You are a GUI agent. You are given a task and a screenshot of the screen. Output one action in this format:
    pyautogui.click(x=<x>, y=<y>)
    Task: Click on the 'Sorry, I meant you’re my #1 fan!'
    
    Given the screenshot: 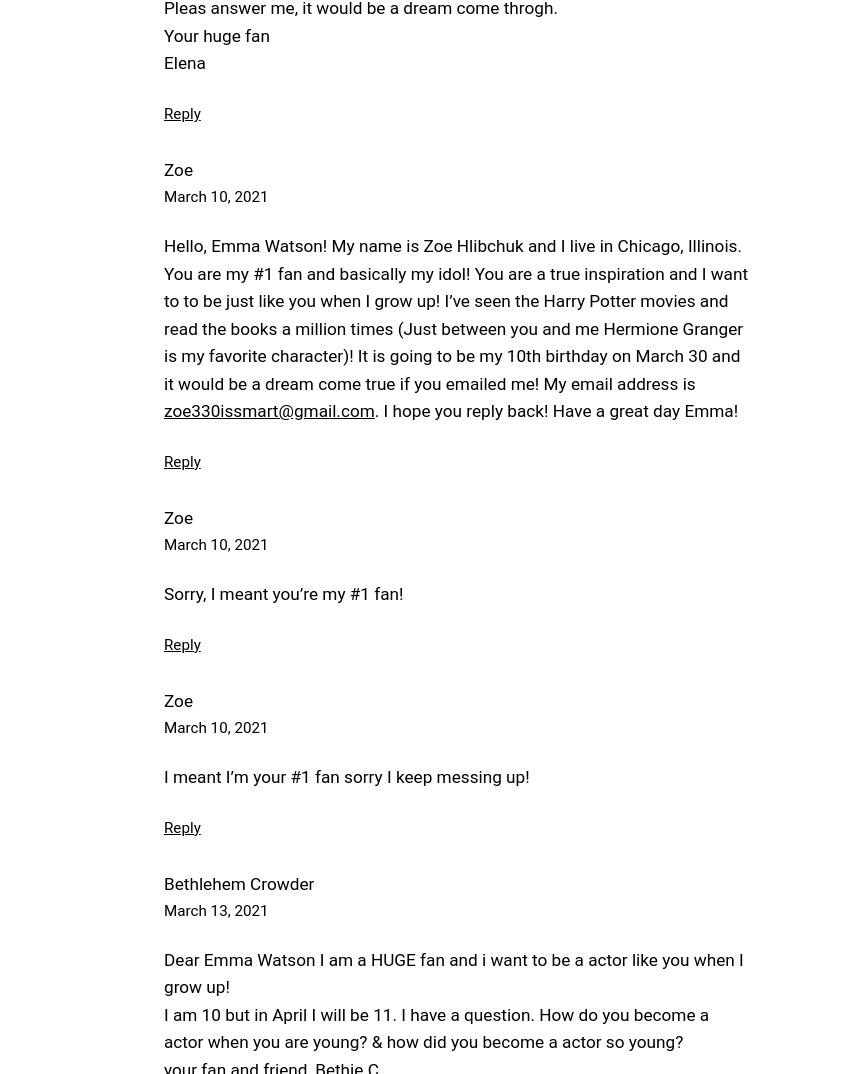 What is the action you would take?
    pyautogui.click(x=163, y=594)
    